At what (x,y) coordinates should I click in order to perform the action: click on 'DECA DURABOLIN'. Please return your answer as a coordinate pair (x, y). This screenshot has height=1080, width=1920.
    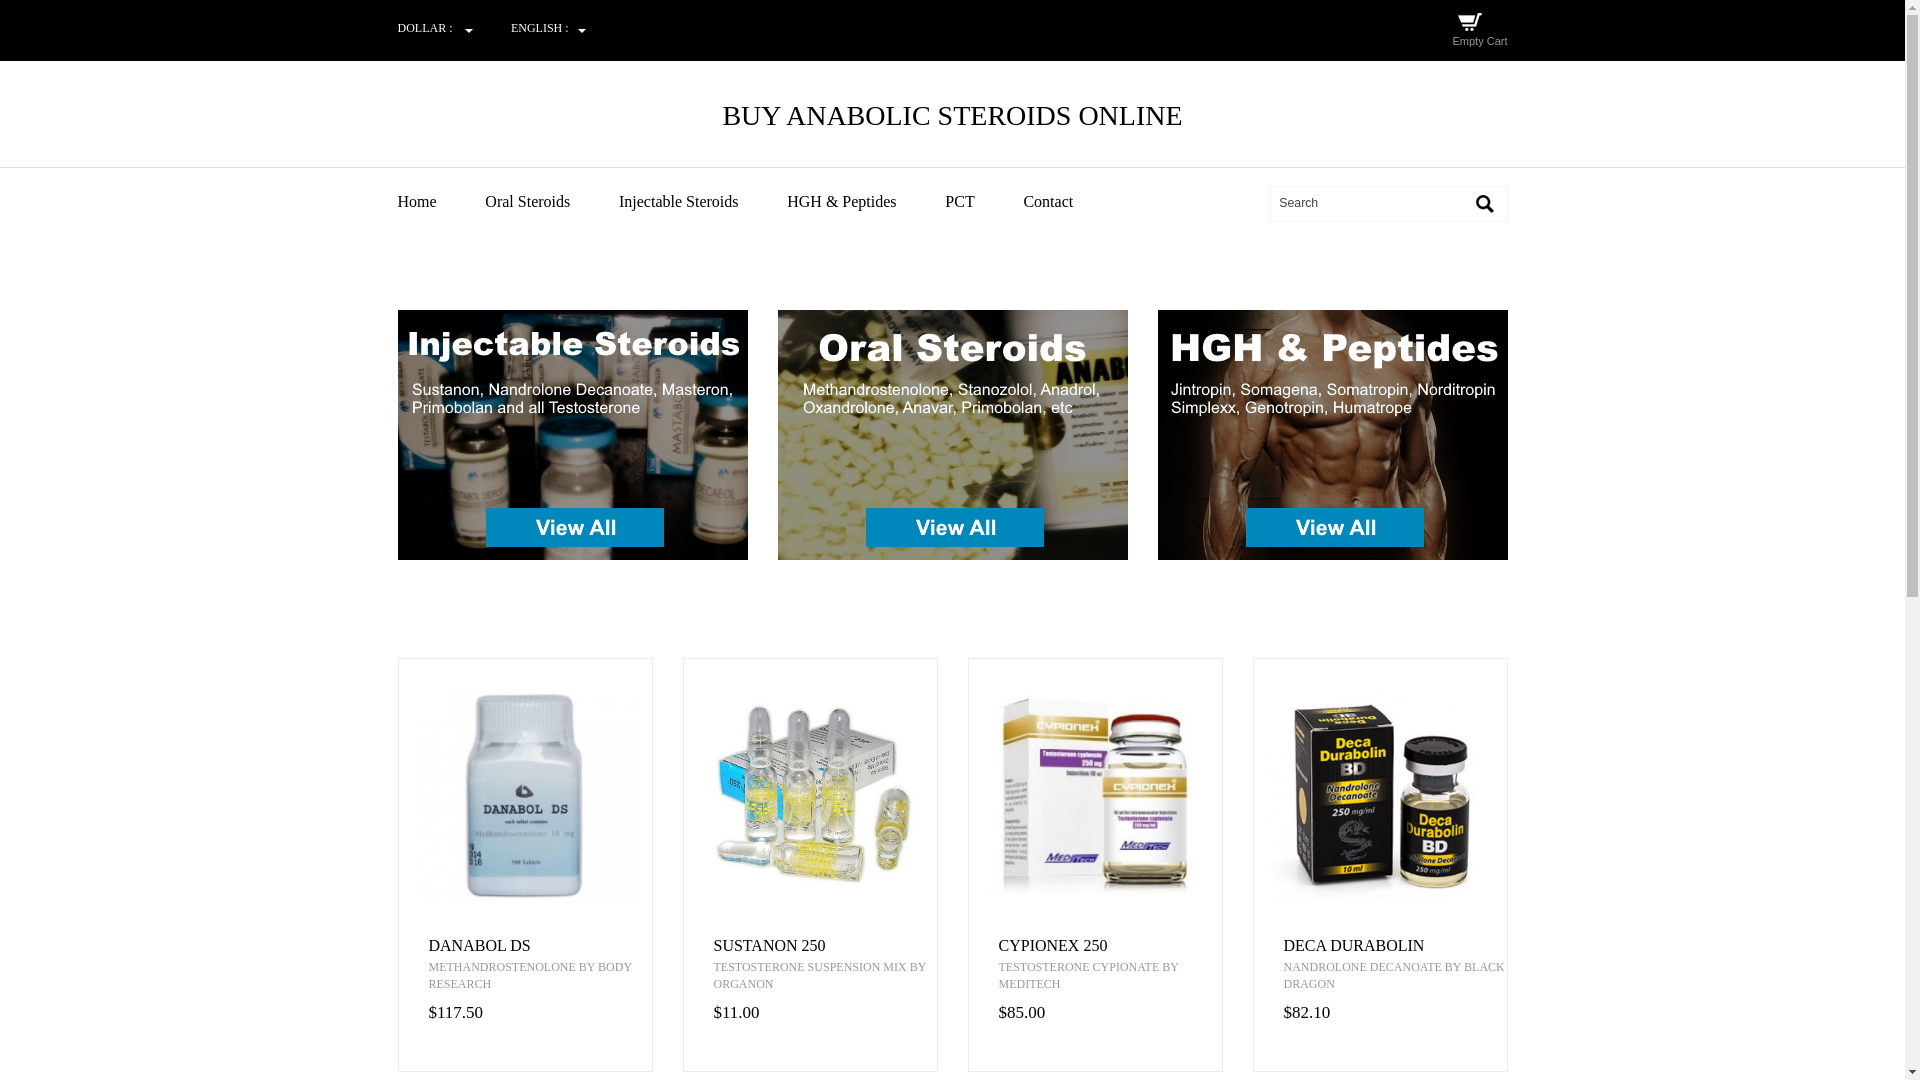
    Looking at the image, I should click on (1283, 945).